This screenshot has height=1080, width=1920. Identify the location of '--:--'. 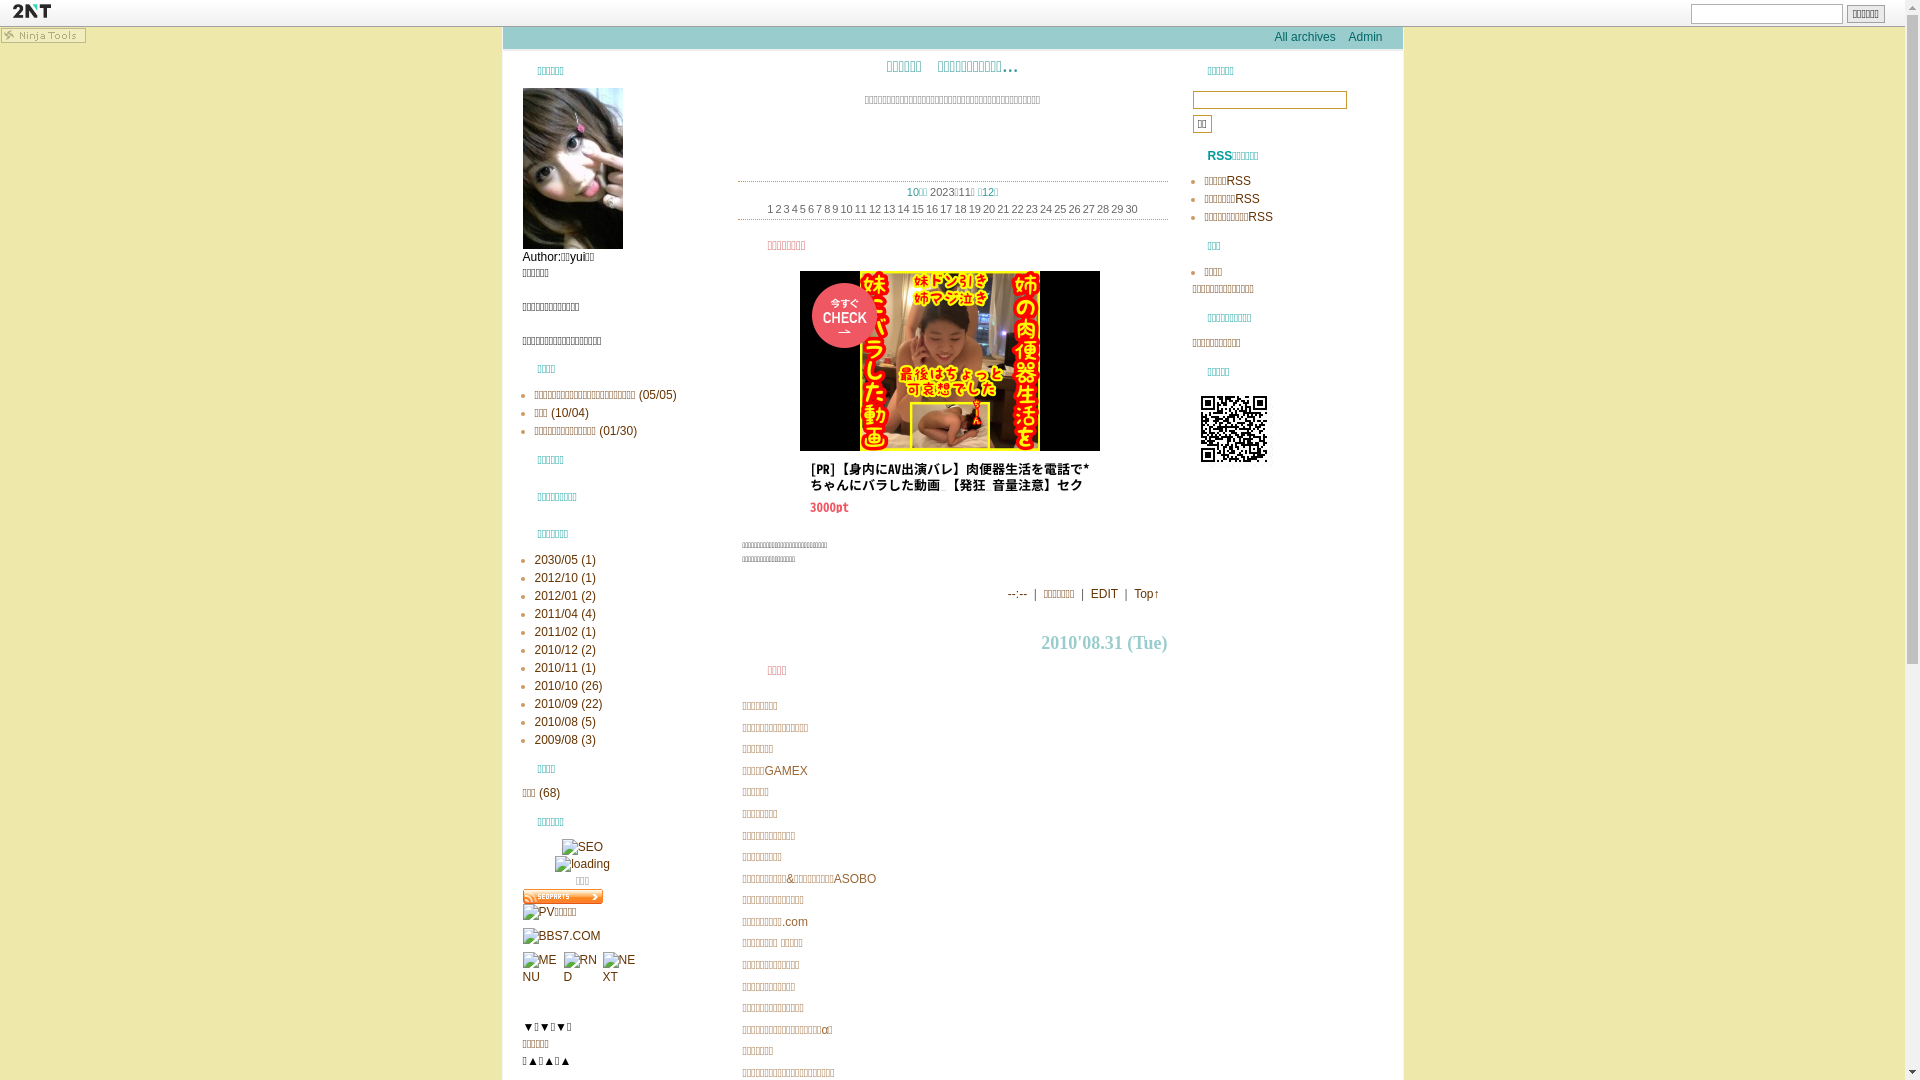
(1017, 593).